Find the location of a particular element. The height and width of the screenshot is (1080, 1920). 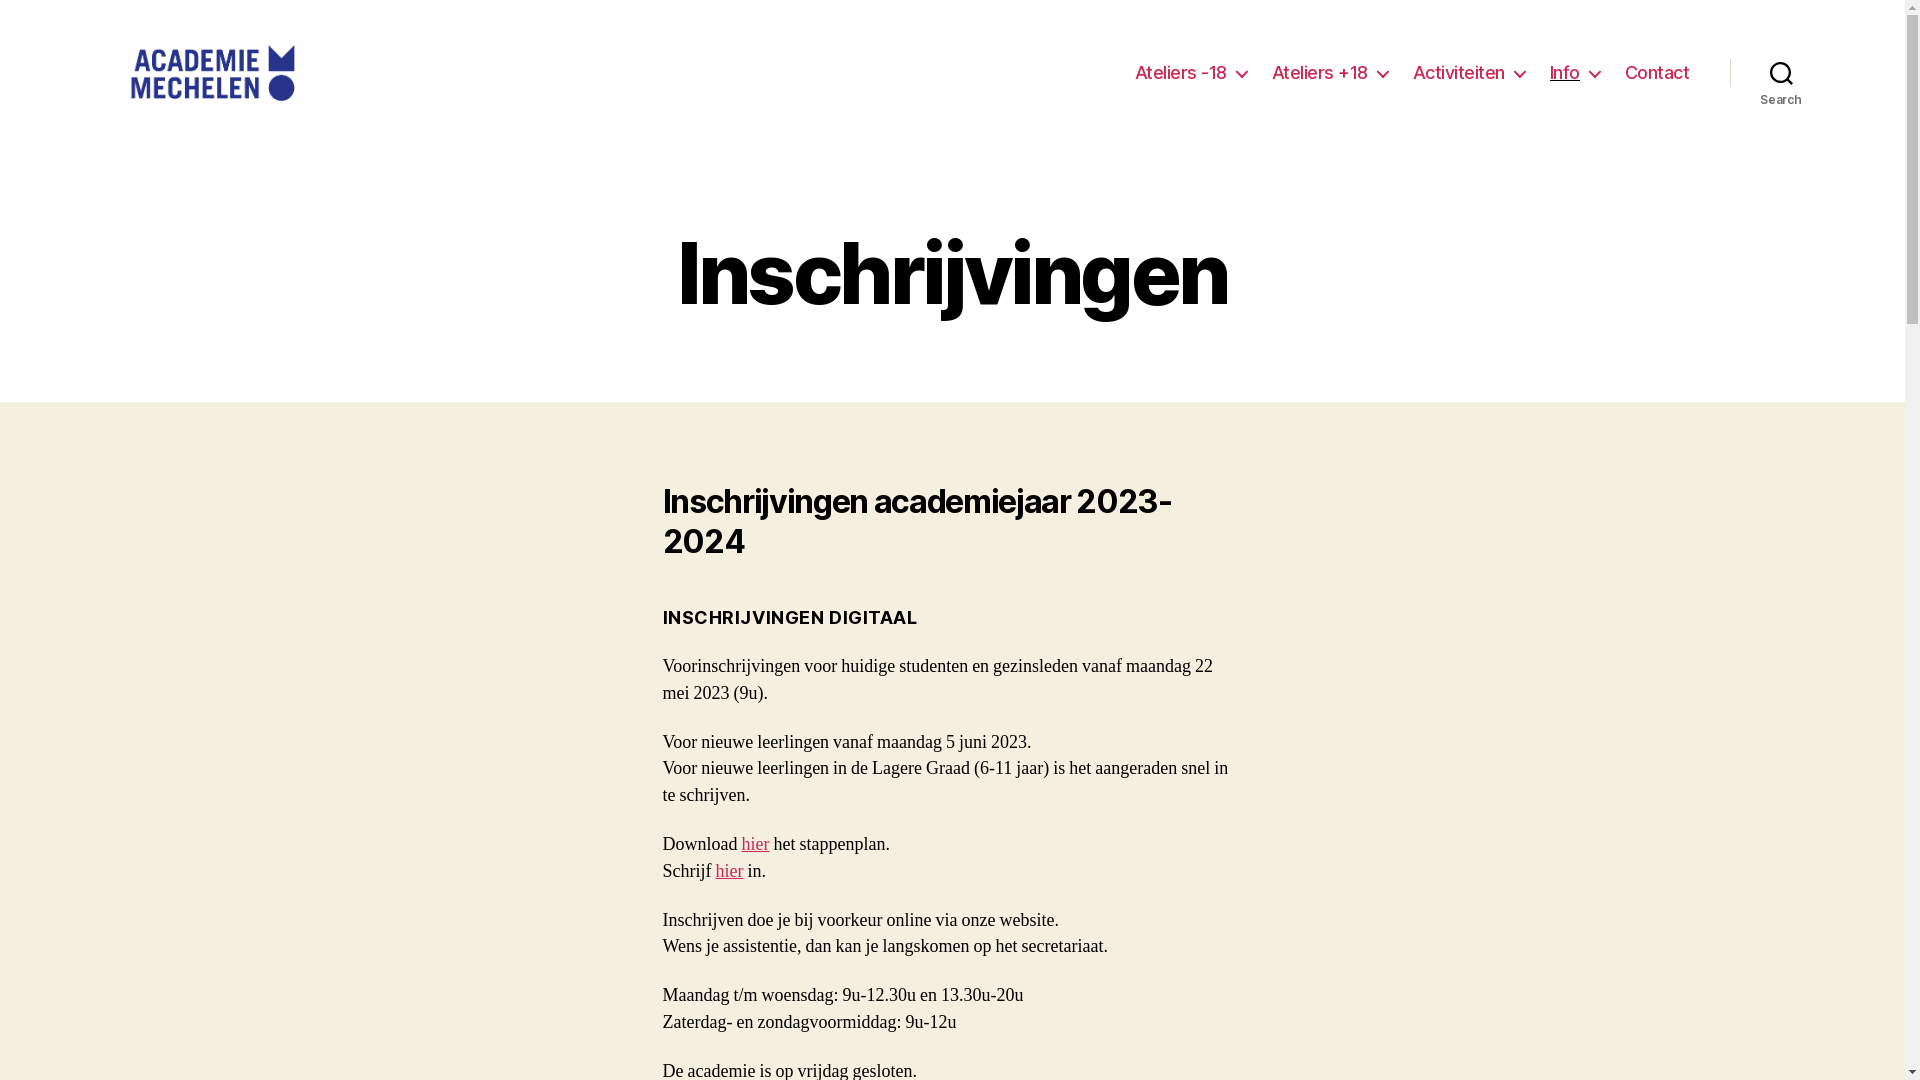

'Contact' is located at coordinates (1657, 72).